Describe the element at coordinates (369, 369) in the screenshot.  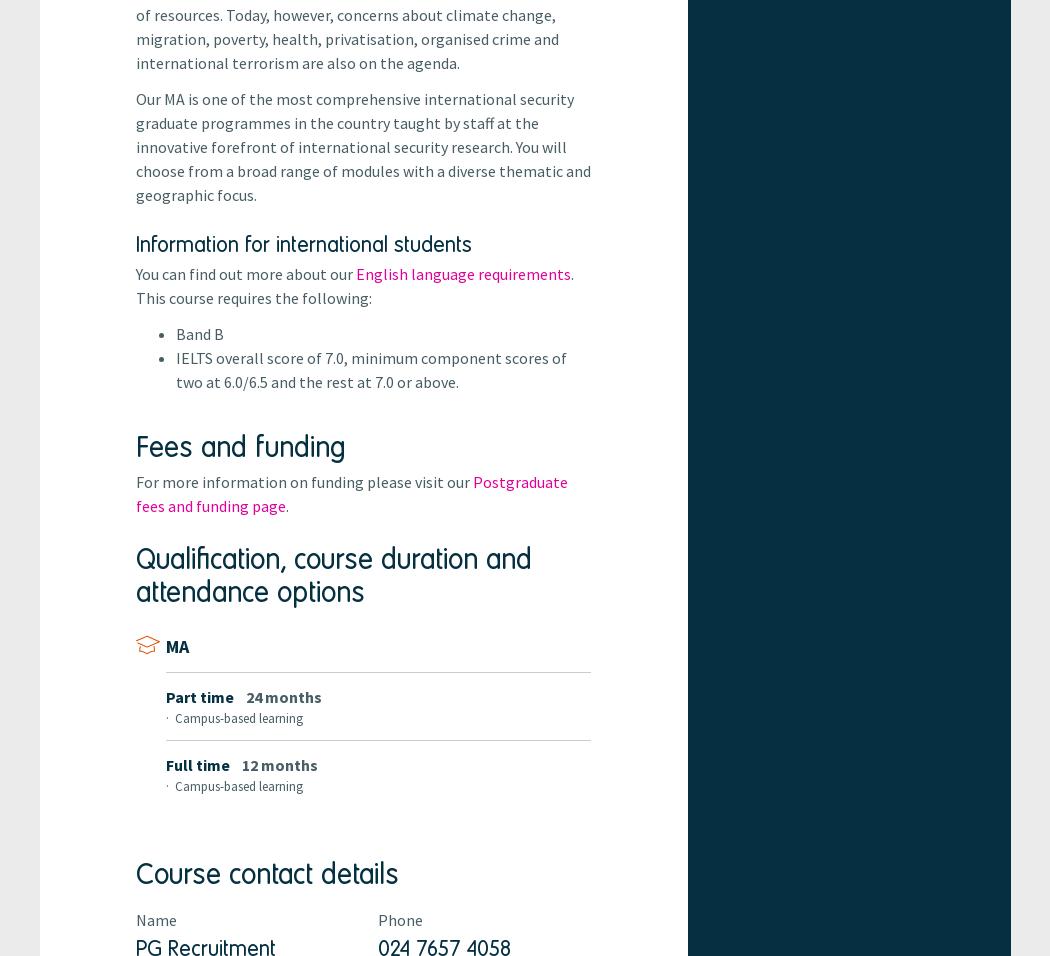
I see `'IELTS overall score of 7.0, minimum component scores of two at 6.0/6.5 and the rest at 7.0 or above.'` at that location.